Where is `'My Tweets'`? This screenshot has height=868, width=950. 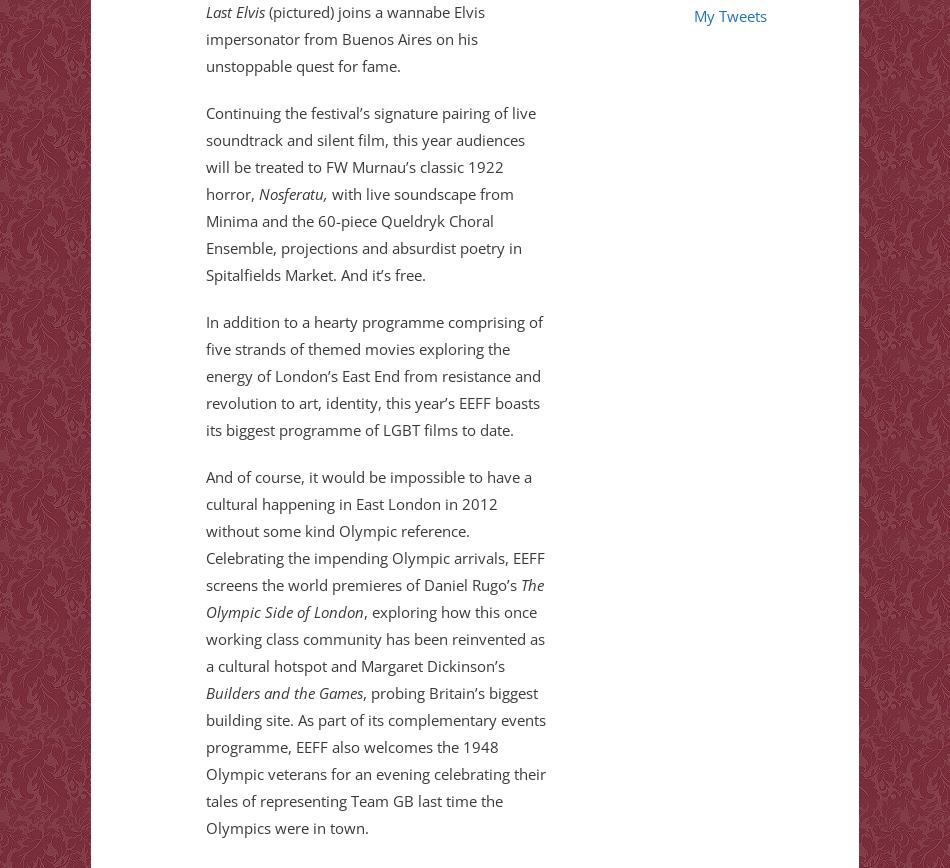 'My Tweets' is located at coordinates (729, 15).